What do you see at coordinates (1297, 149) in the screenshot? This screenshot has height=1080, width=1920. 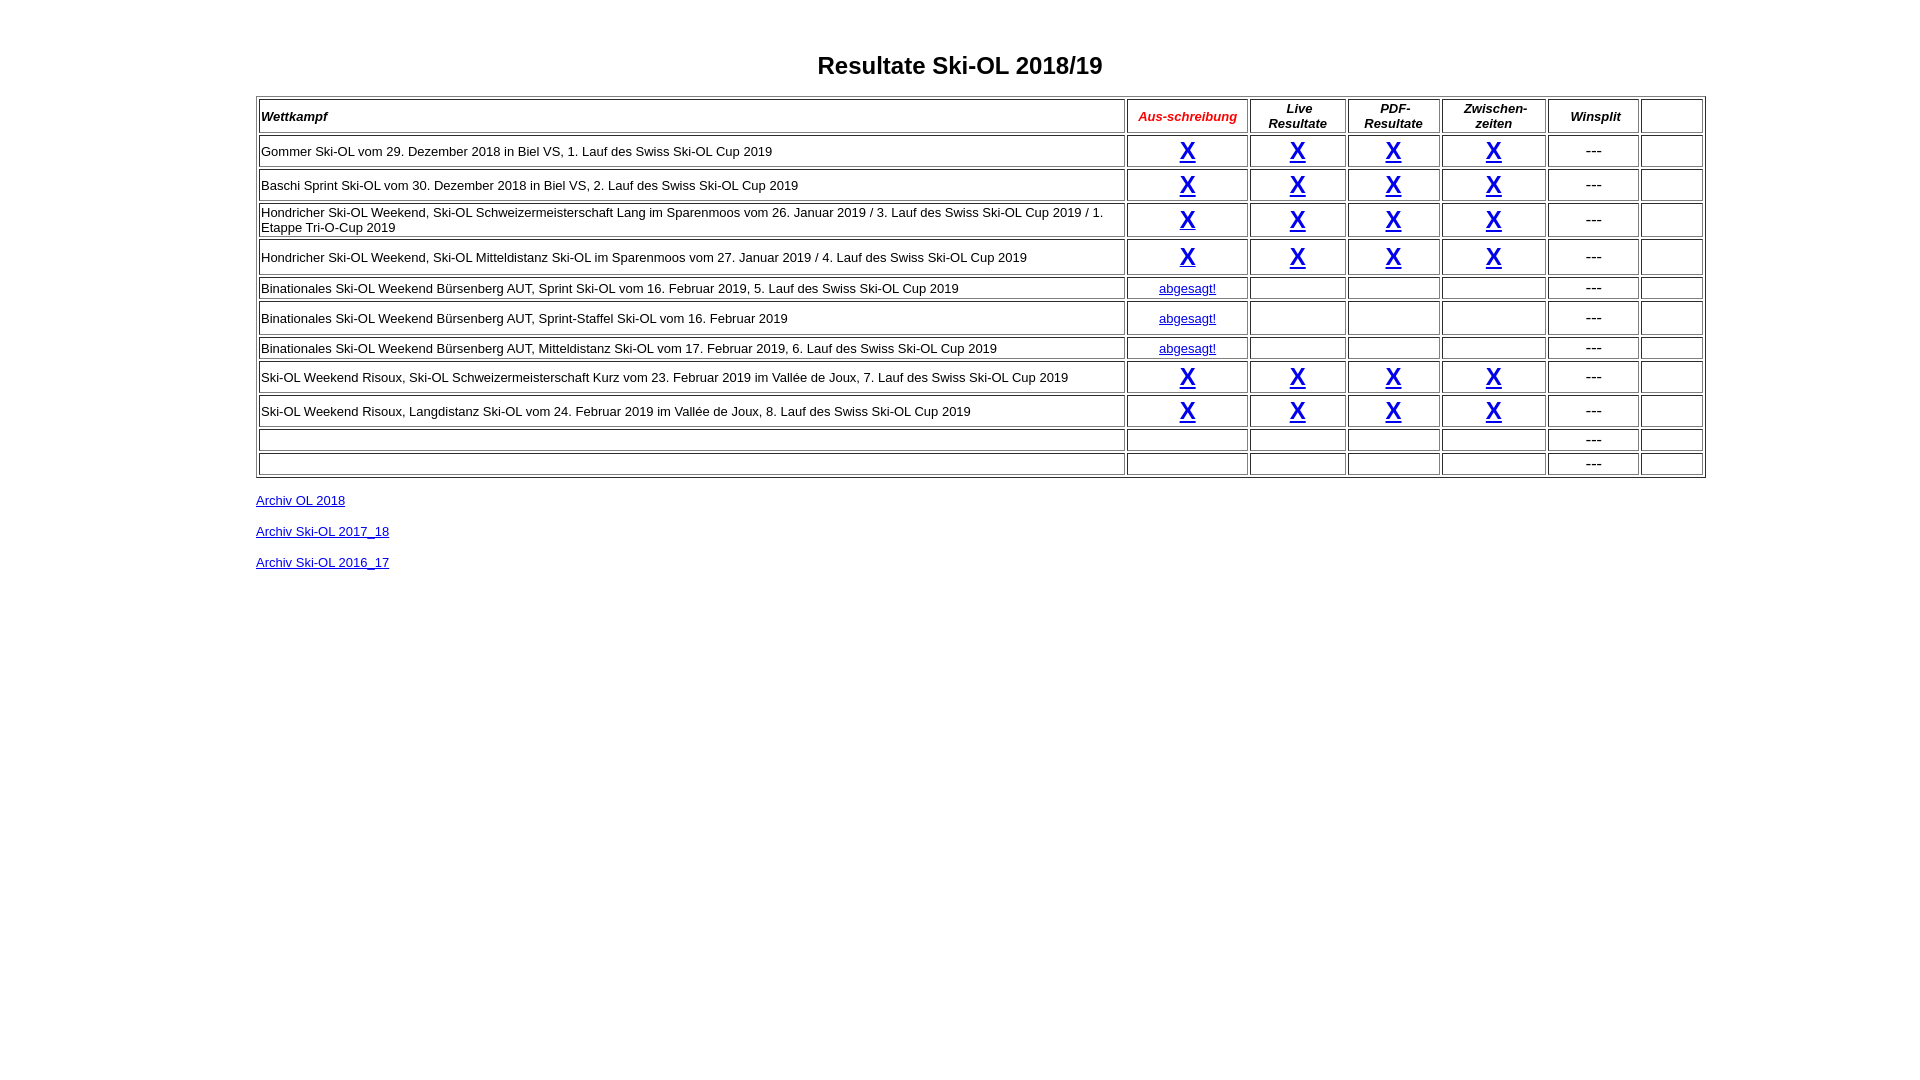 I see `'X'` at bounding box center [1297, 149].